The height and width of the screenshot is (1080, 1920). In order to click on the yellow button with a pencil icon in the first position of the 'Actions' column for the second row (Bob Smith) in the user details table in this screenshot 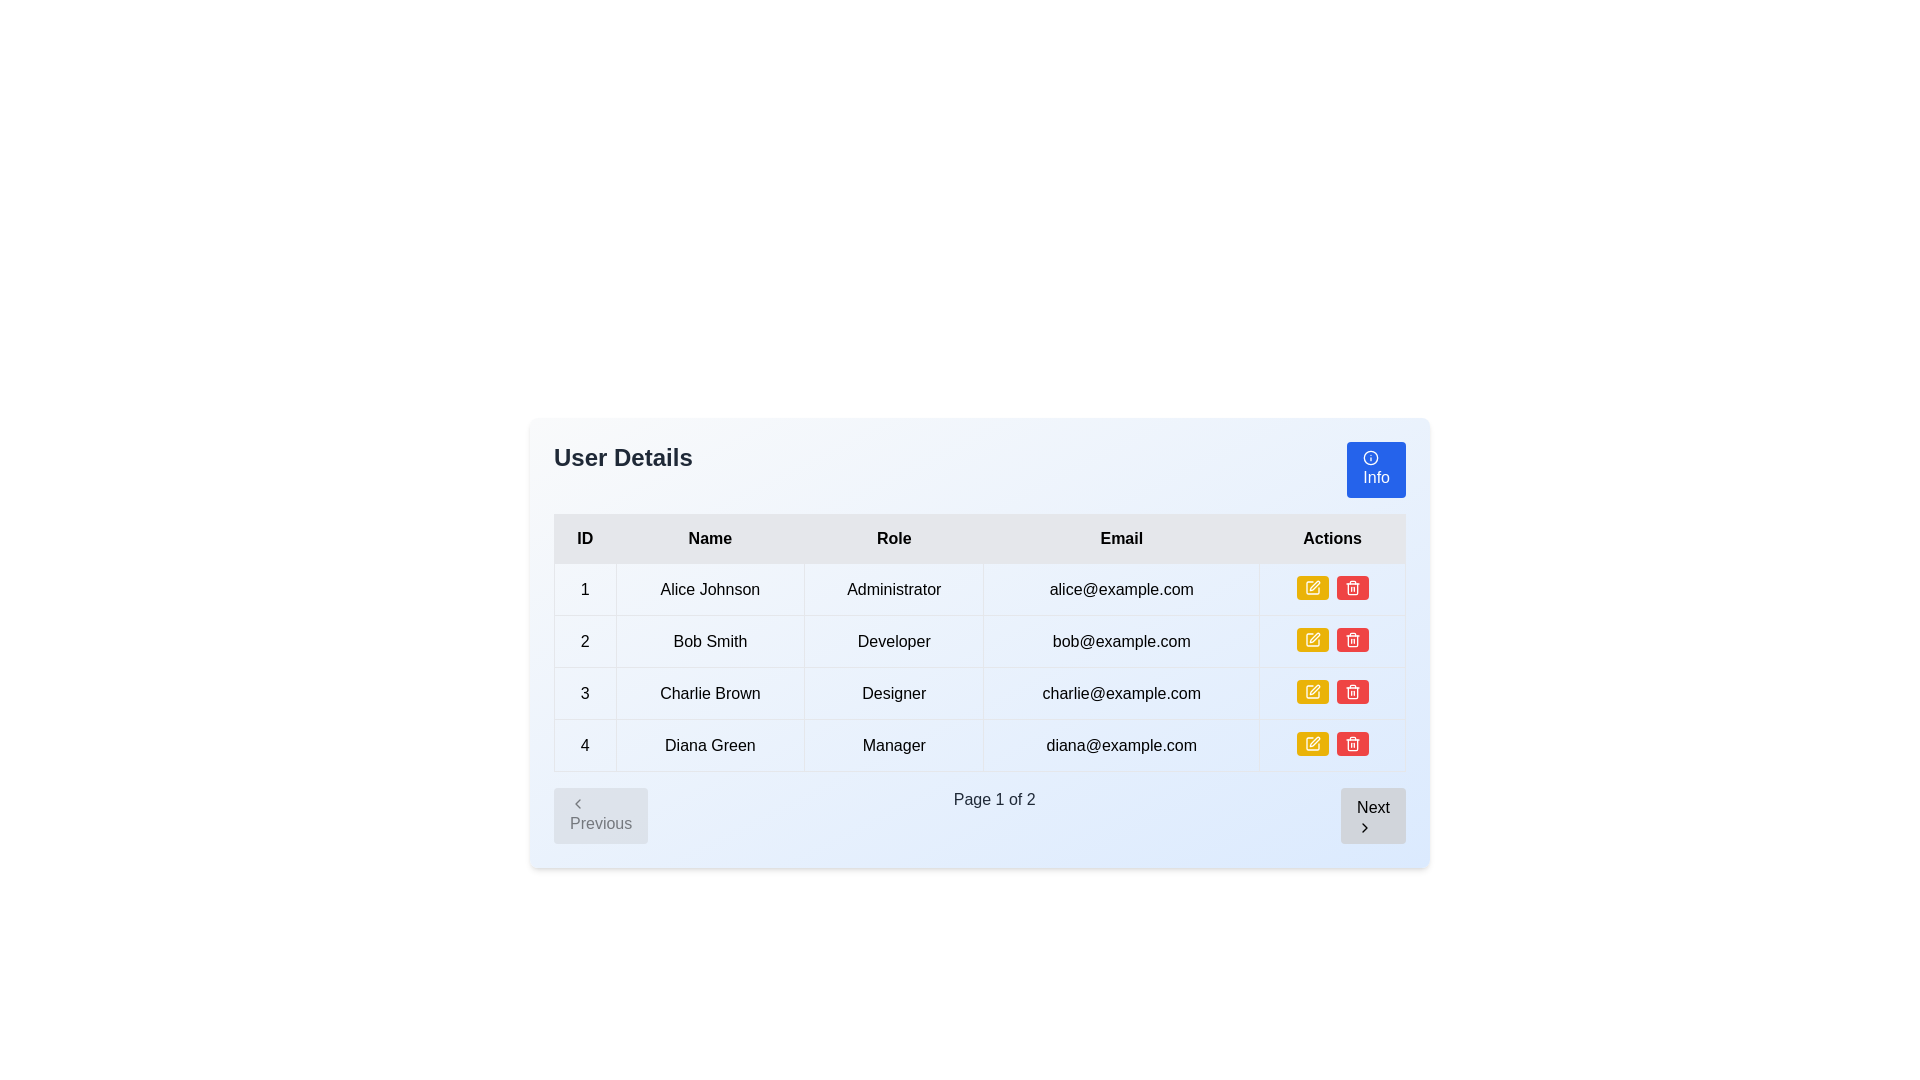, I will do `click(1312, 640)`.